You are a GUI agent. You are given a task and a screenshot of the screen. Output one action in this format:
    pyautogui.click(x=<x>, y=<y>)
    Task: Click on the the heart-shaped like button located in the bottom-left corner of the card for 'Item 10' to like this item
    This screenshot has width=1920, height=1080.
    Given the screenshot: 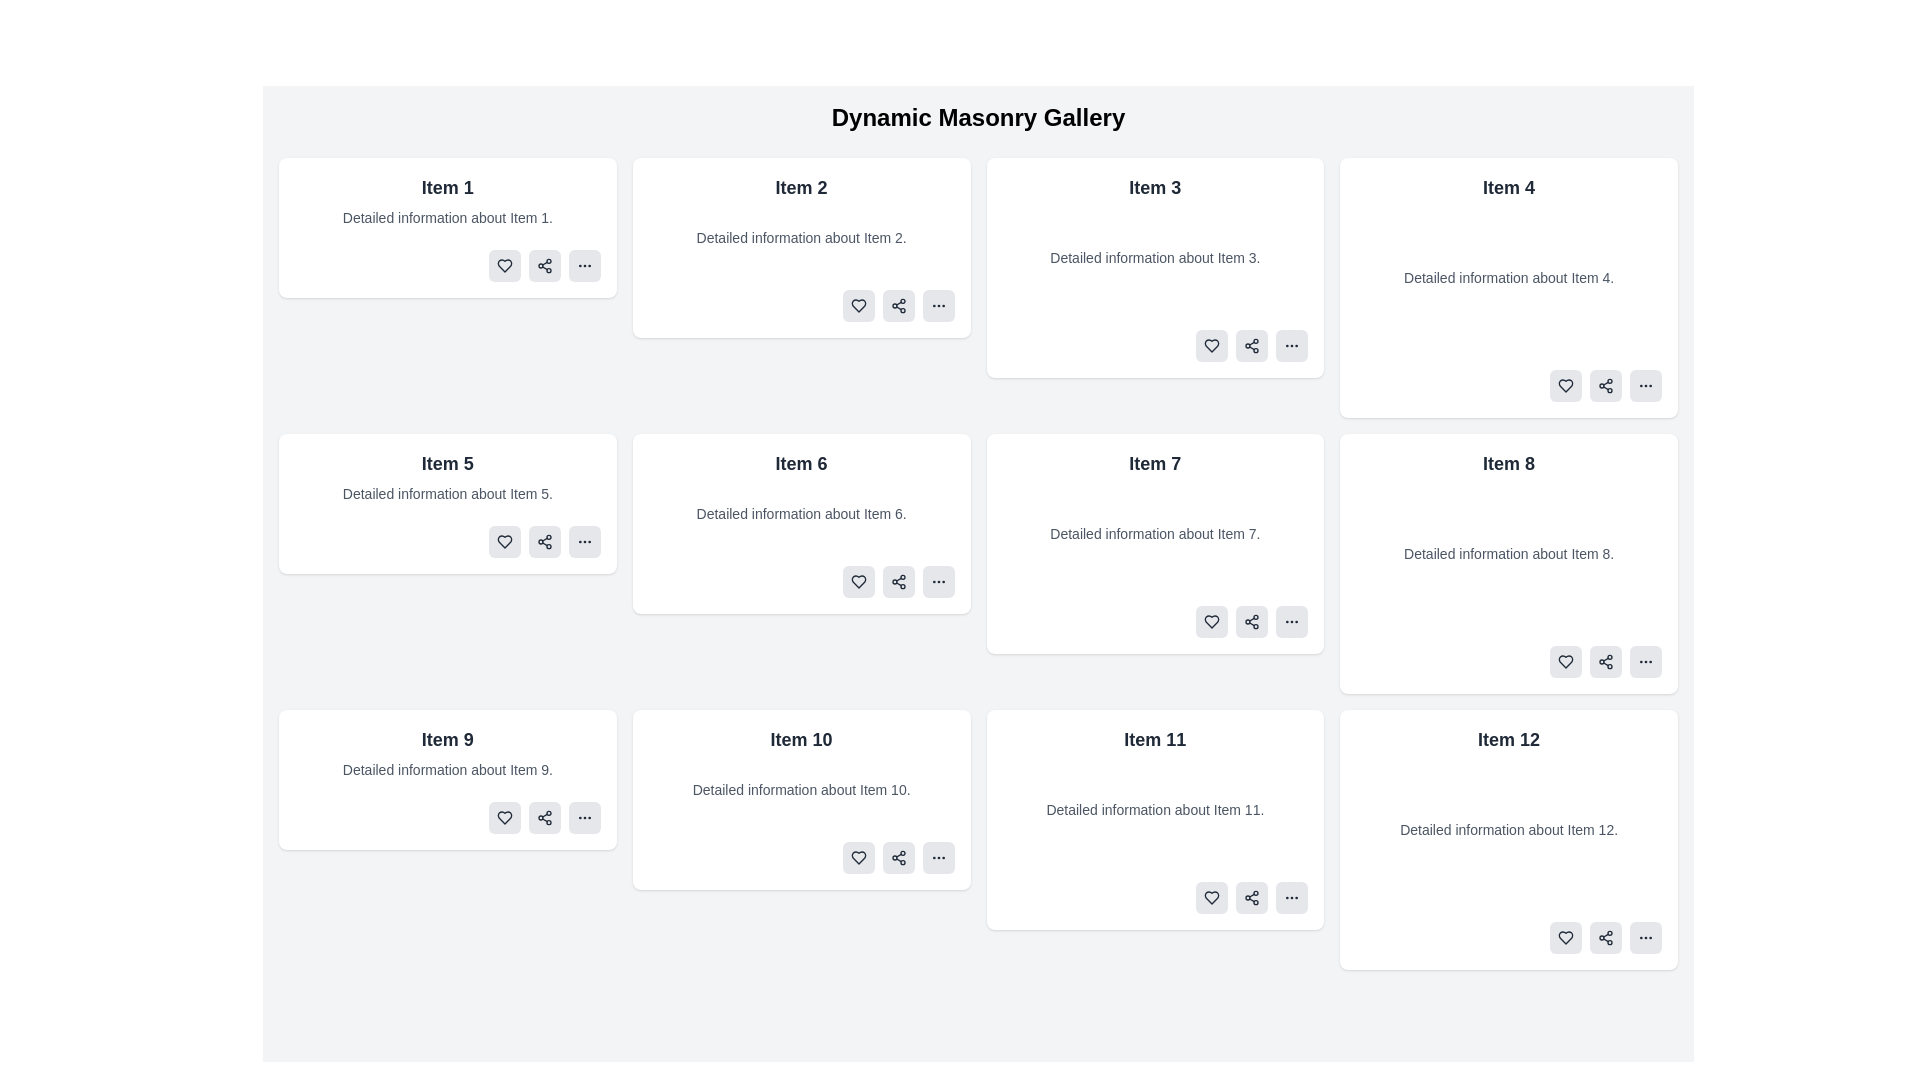 What is the action you would take?
    pyautogui.click(x=858, y=856)
    